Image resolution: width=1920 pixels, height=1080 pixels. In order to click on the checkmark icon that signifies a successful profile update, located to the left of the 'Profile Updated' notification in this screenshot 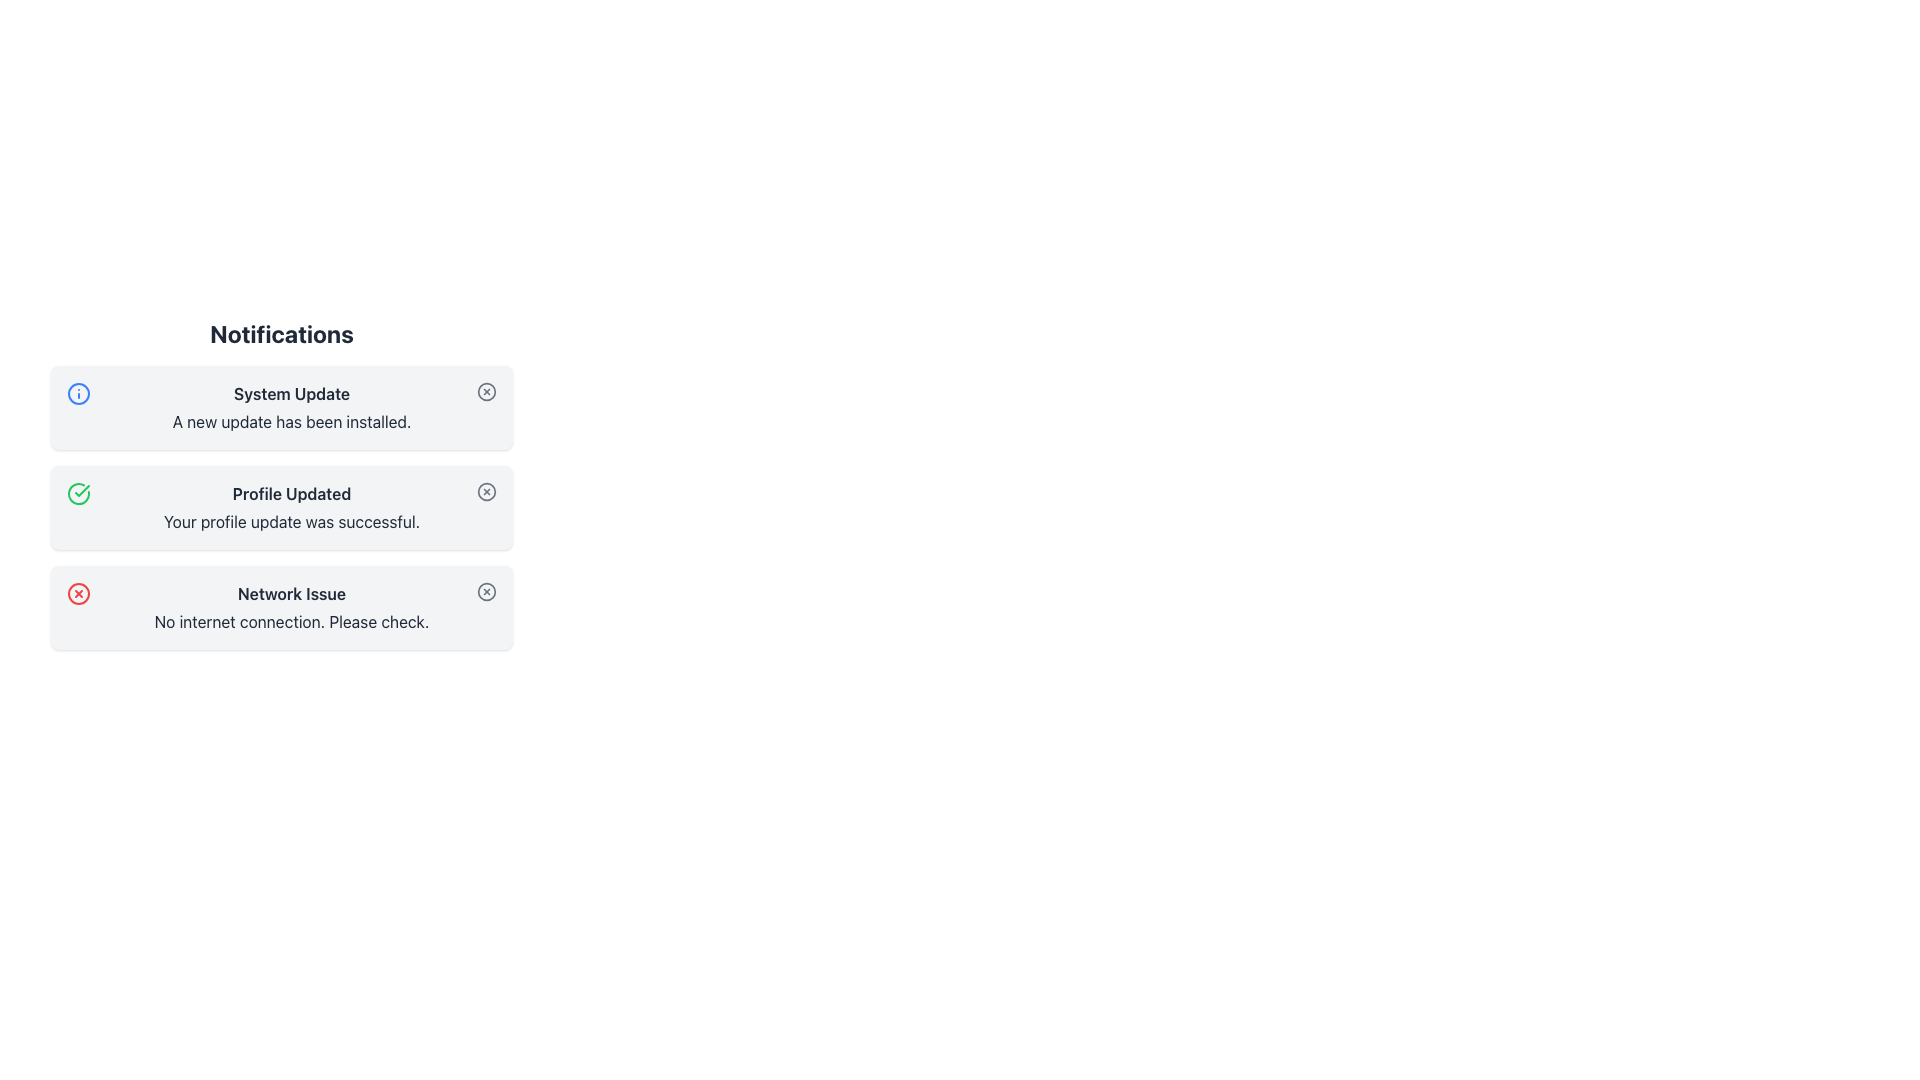, I will do `click(78, 493)`.